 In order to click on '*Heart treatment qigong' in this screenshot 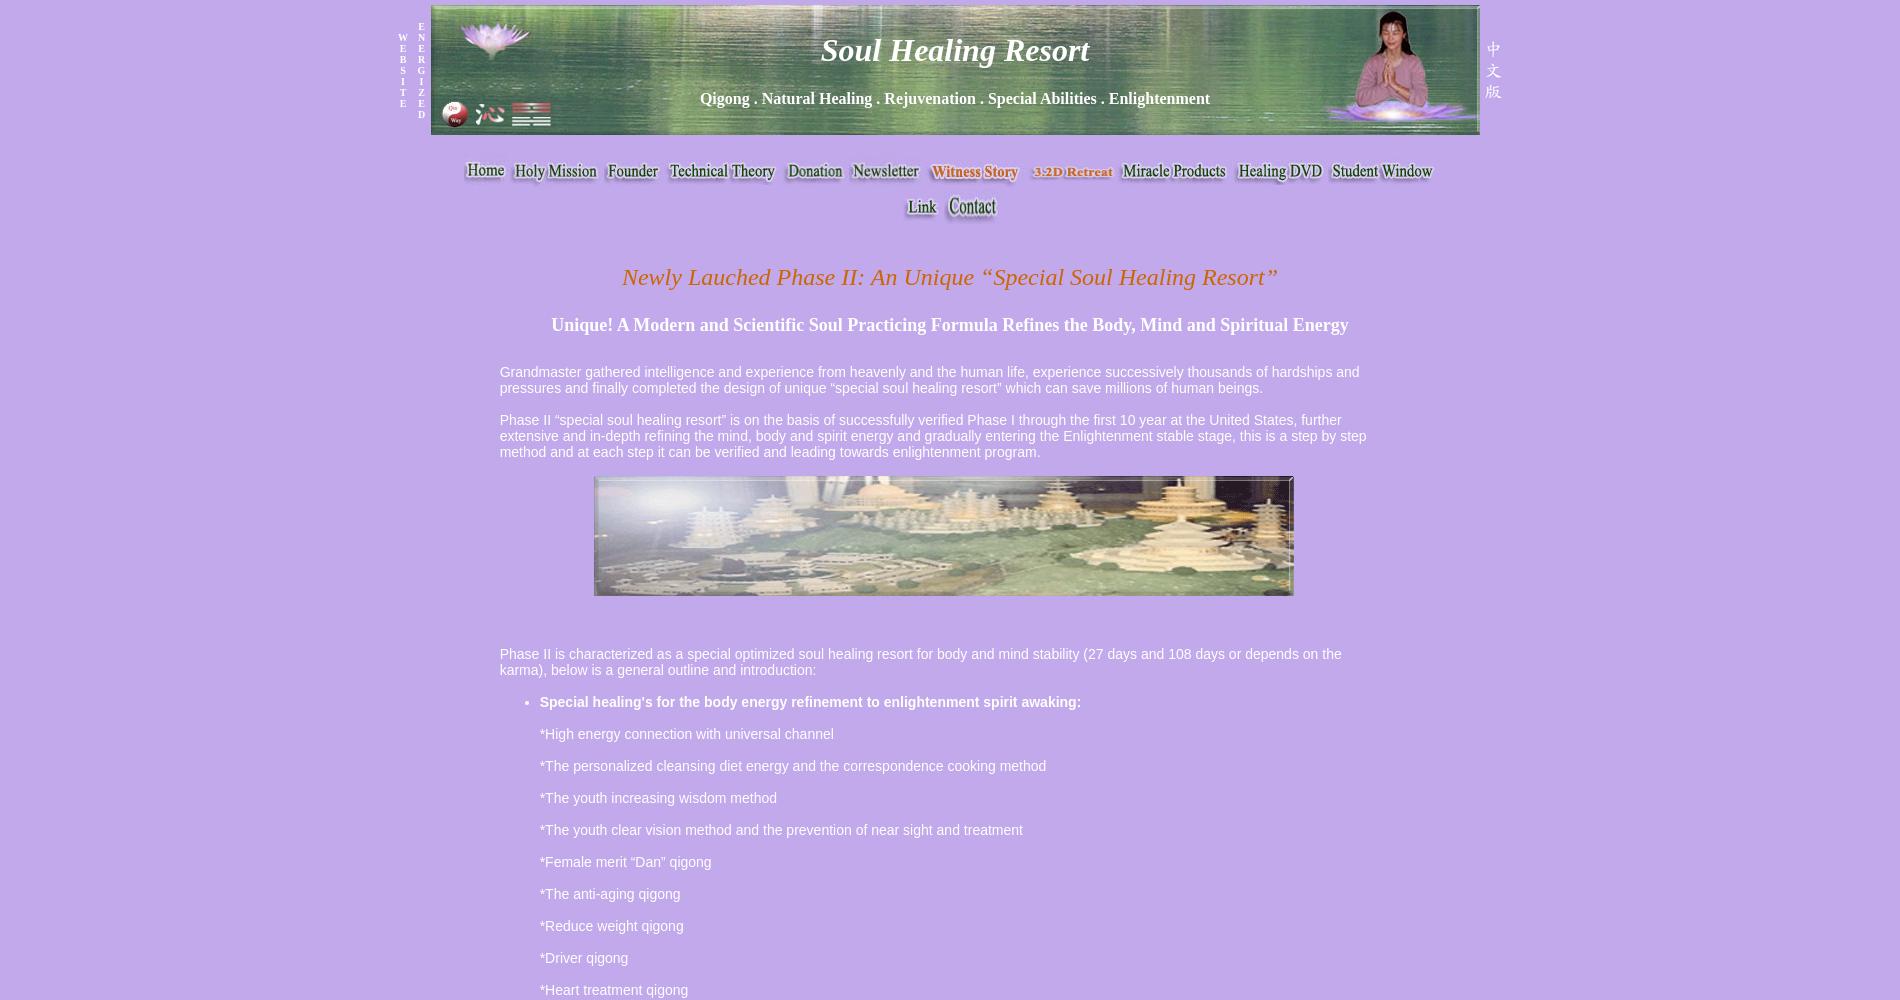, I will do `click(613, 989)`.